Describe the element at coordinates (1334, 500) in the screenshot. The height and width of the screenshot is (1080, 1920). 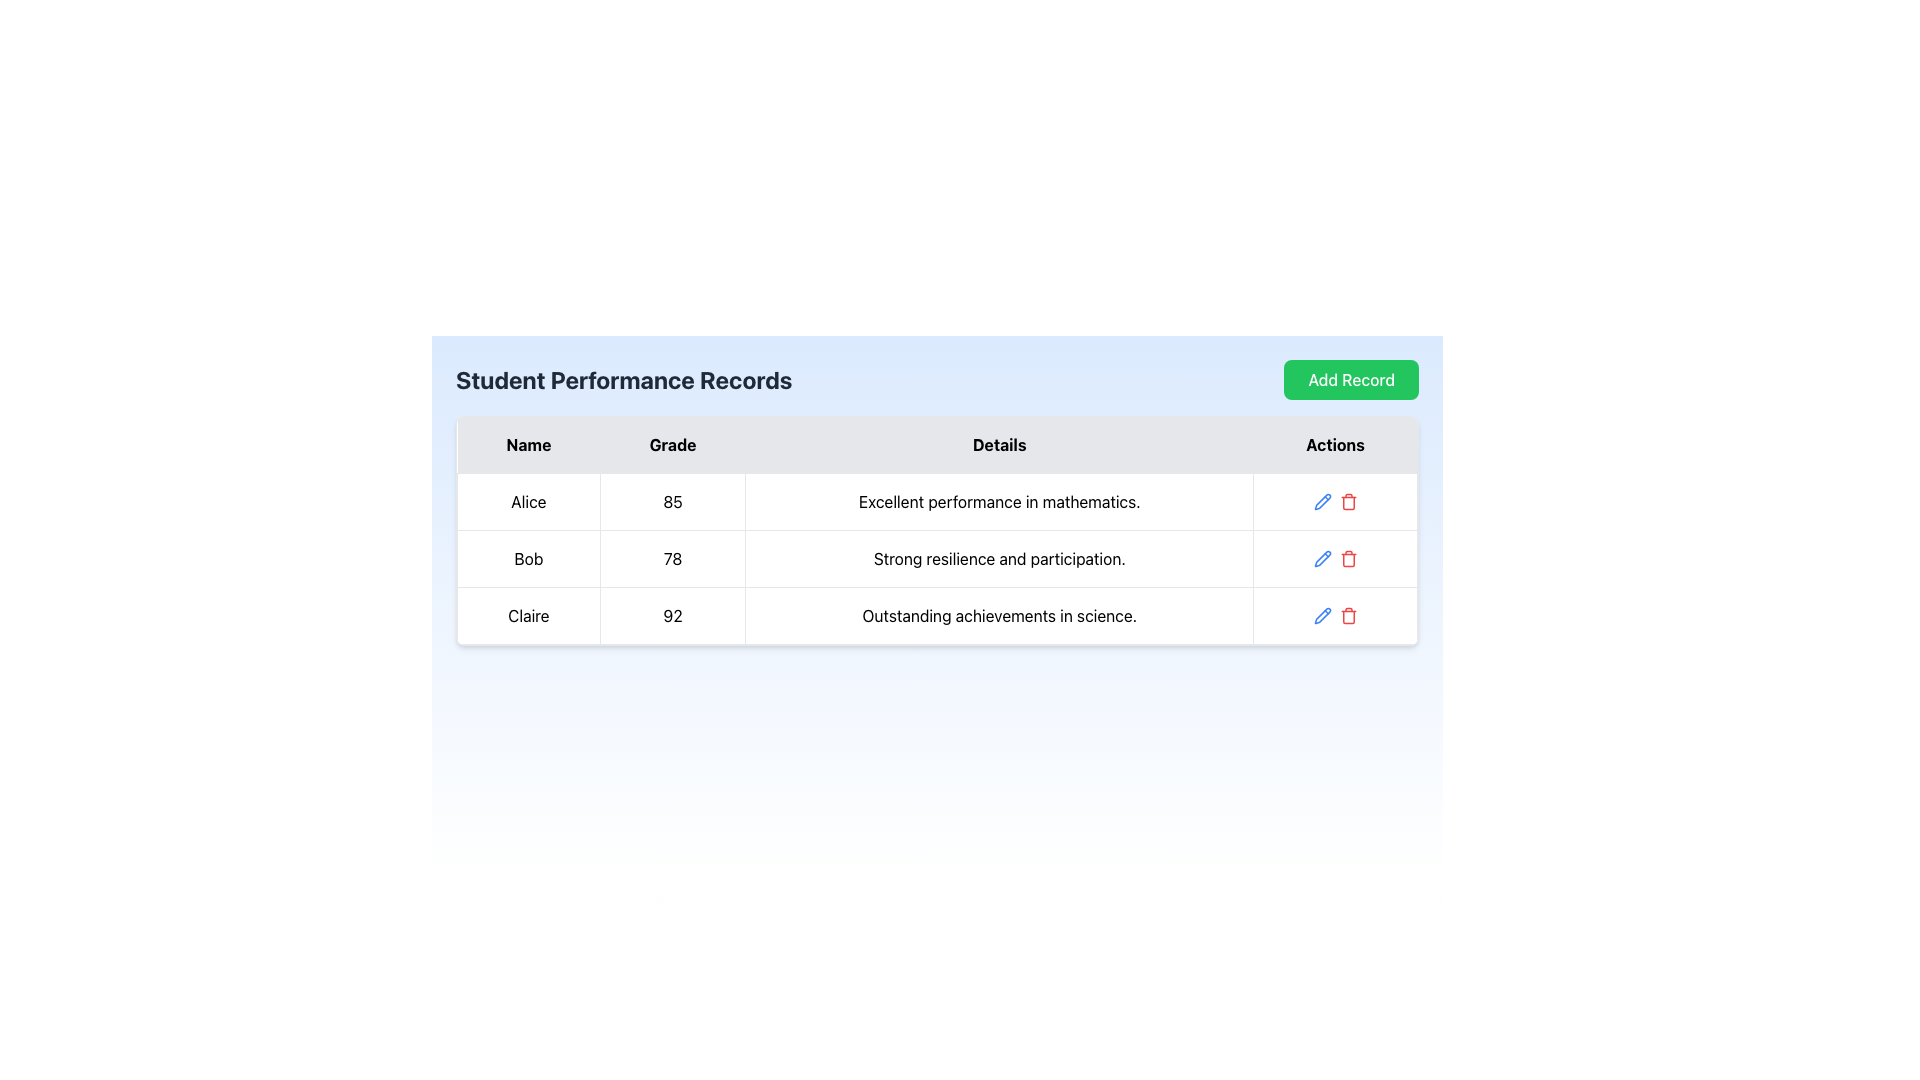
I see `the interactive icons within the empty cell located in the rightmost column of the 'Student Performance Records' table for the student 'Alice'` at that location.